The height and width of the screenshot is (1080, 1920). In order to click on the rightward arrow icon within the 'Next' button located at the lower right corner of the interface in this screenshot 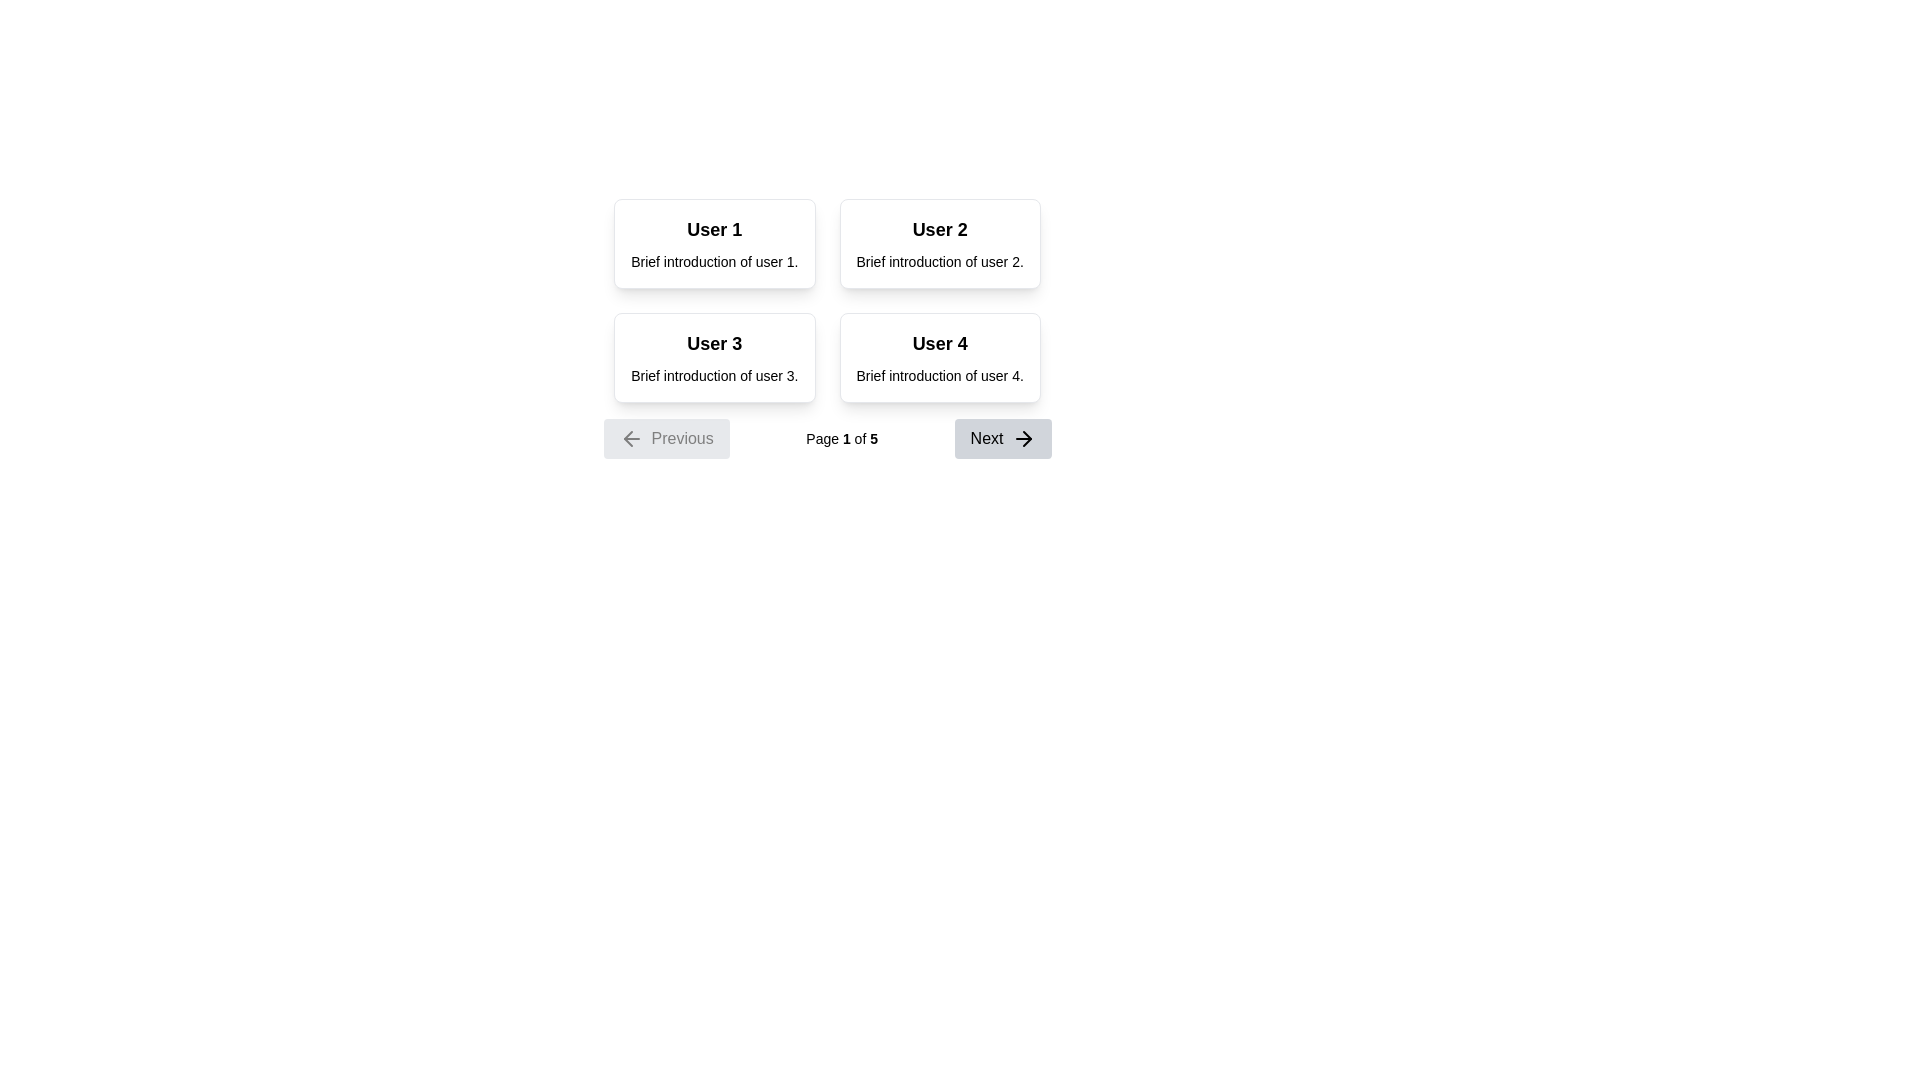, I will do `click(1027, 438)`.